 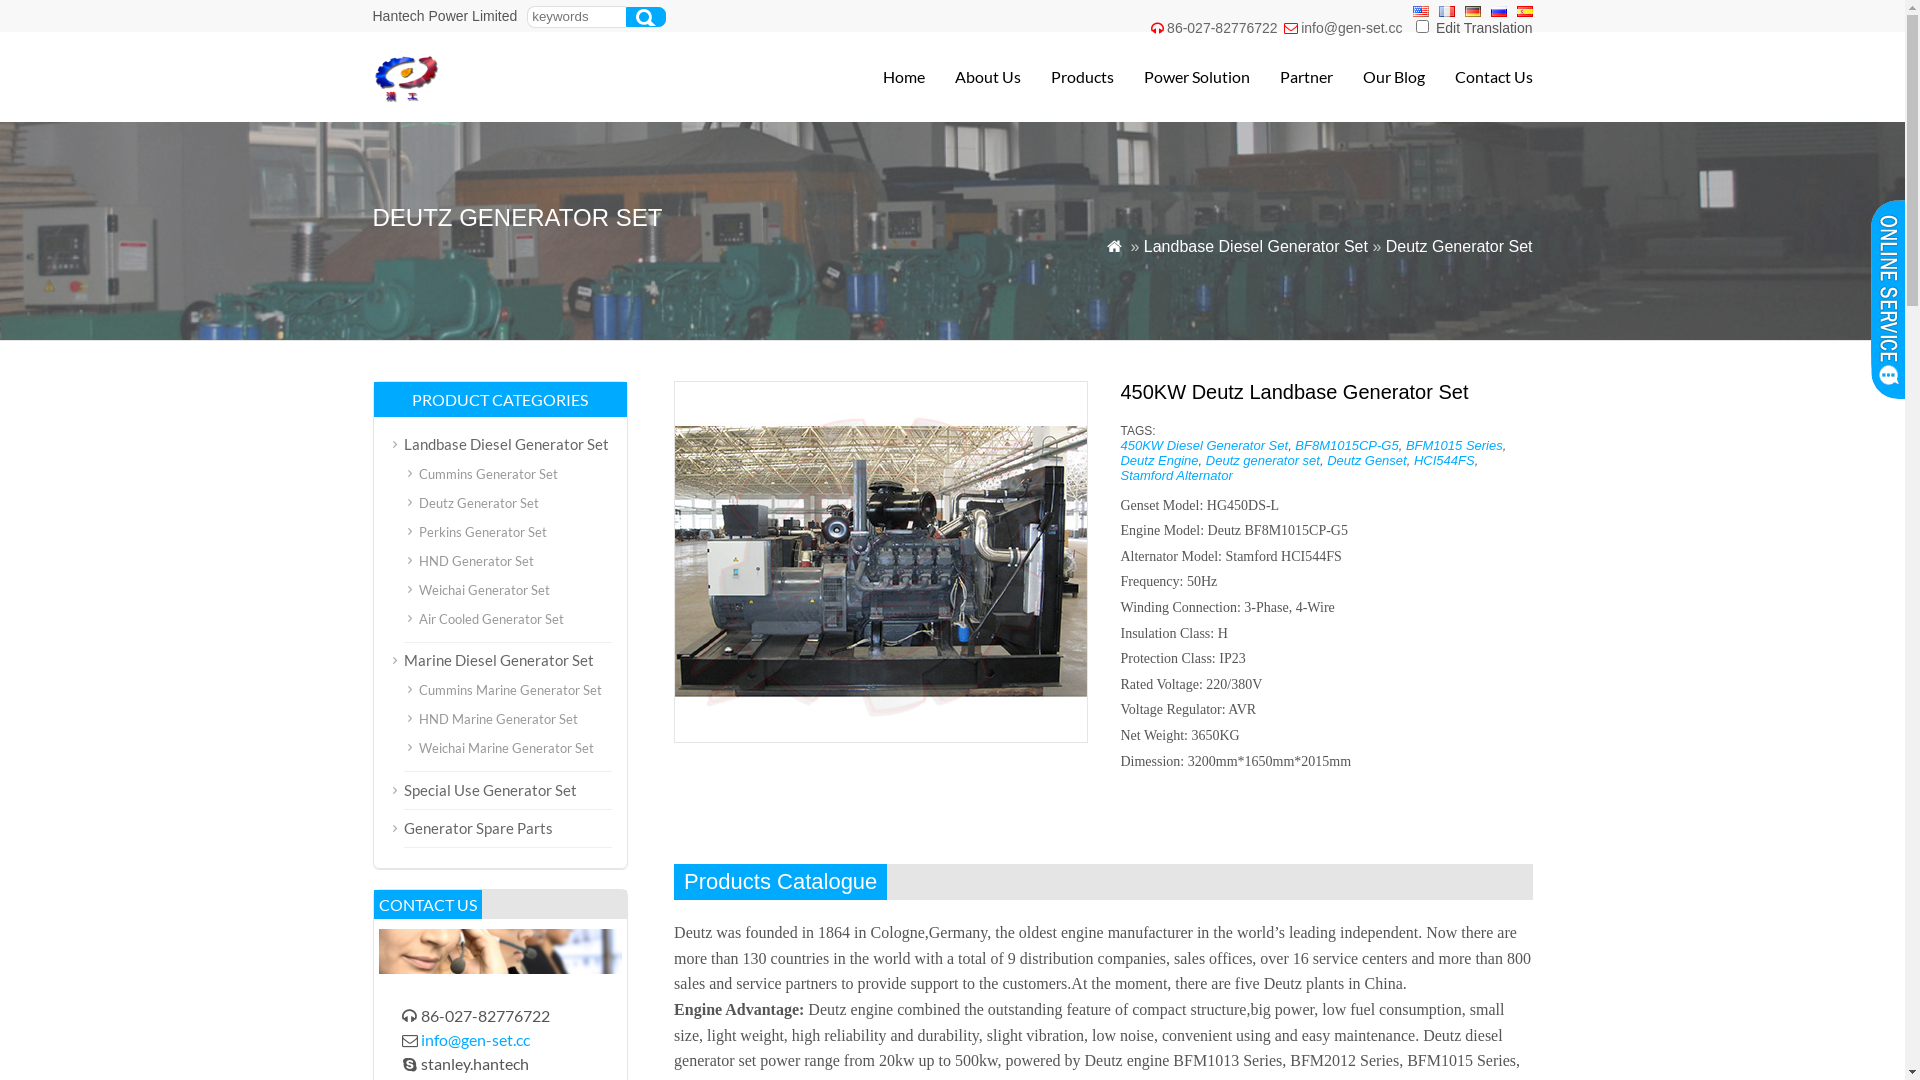 What do you see at coordinates (1221, 27) in the screenshot?
I see `'86-027-82776722'` at bounding box center [1221, 27].